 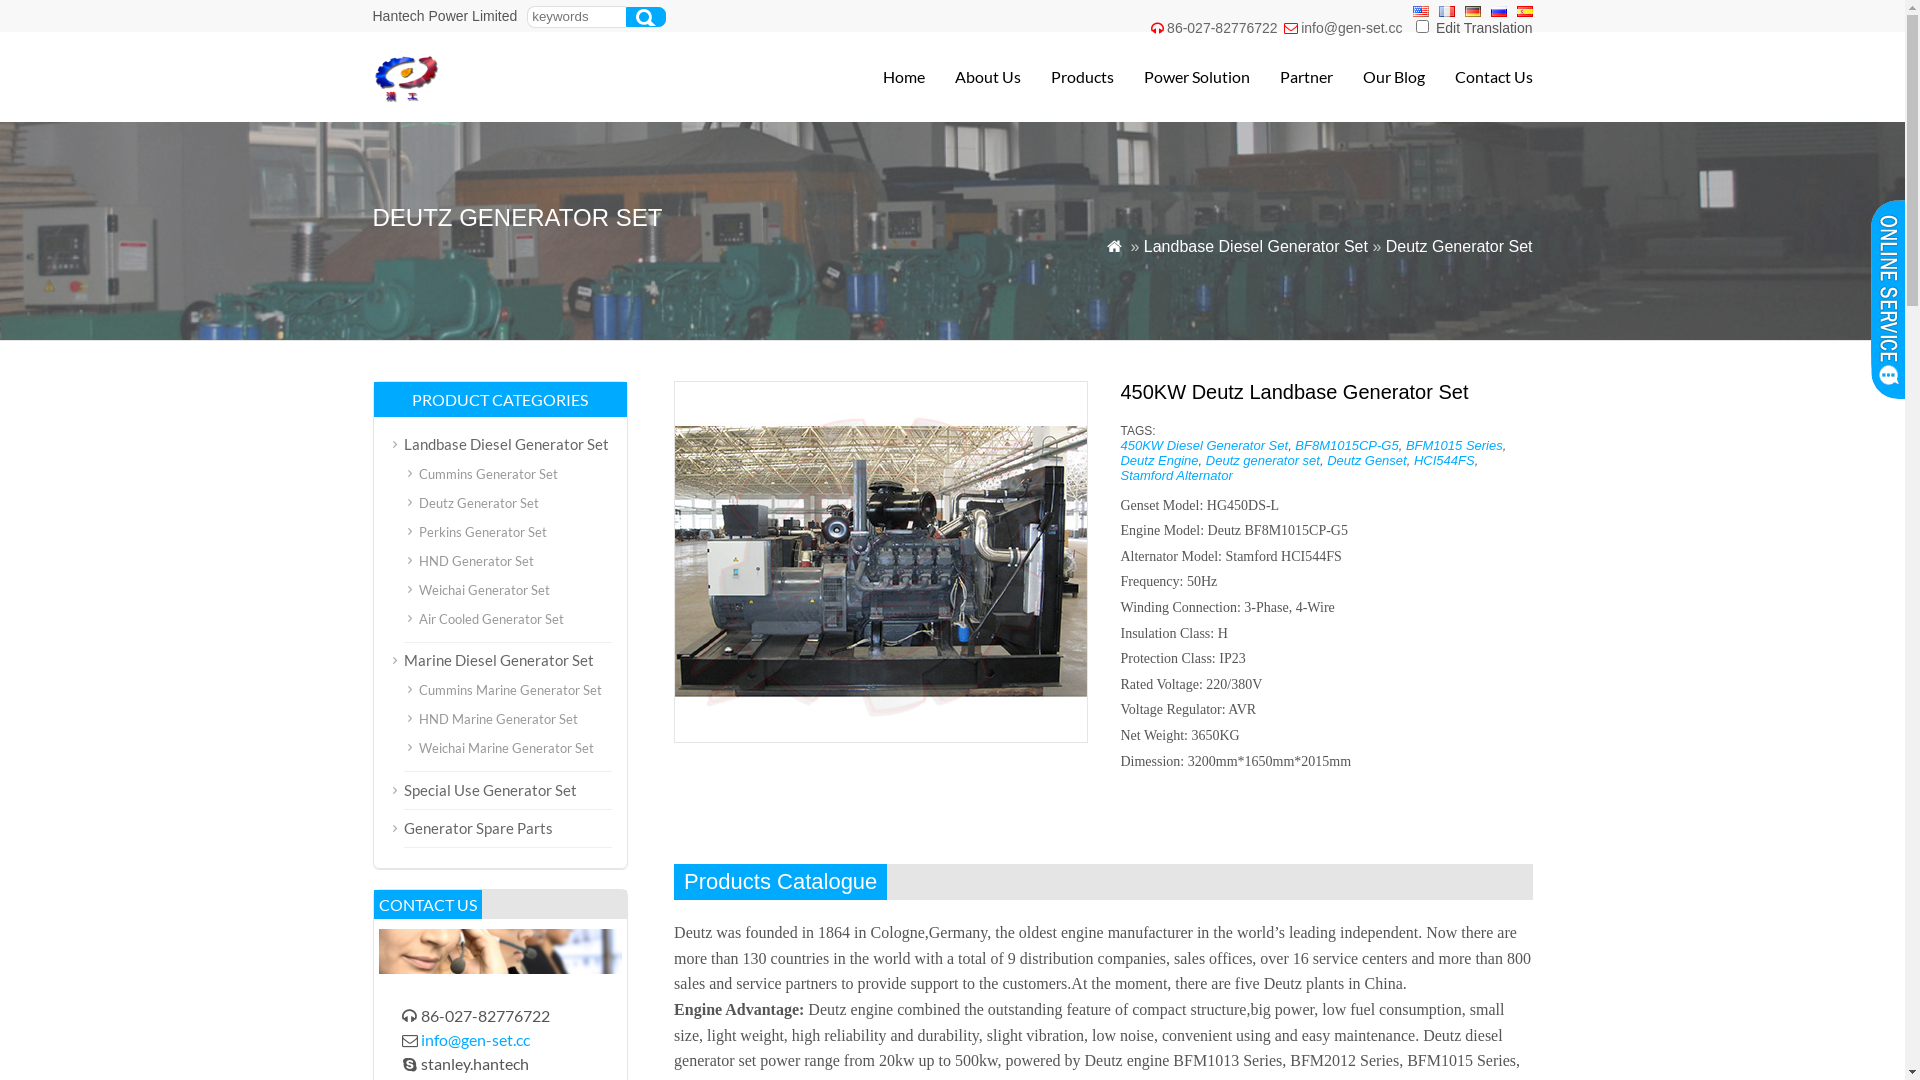 What do you see at coordinates (1221, 27) in the screenshot?
I see `'86-027-82776722'` at bounding box center [1221, 27].